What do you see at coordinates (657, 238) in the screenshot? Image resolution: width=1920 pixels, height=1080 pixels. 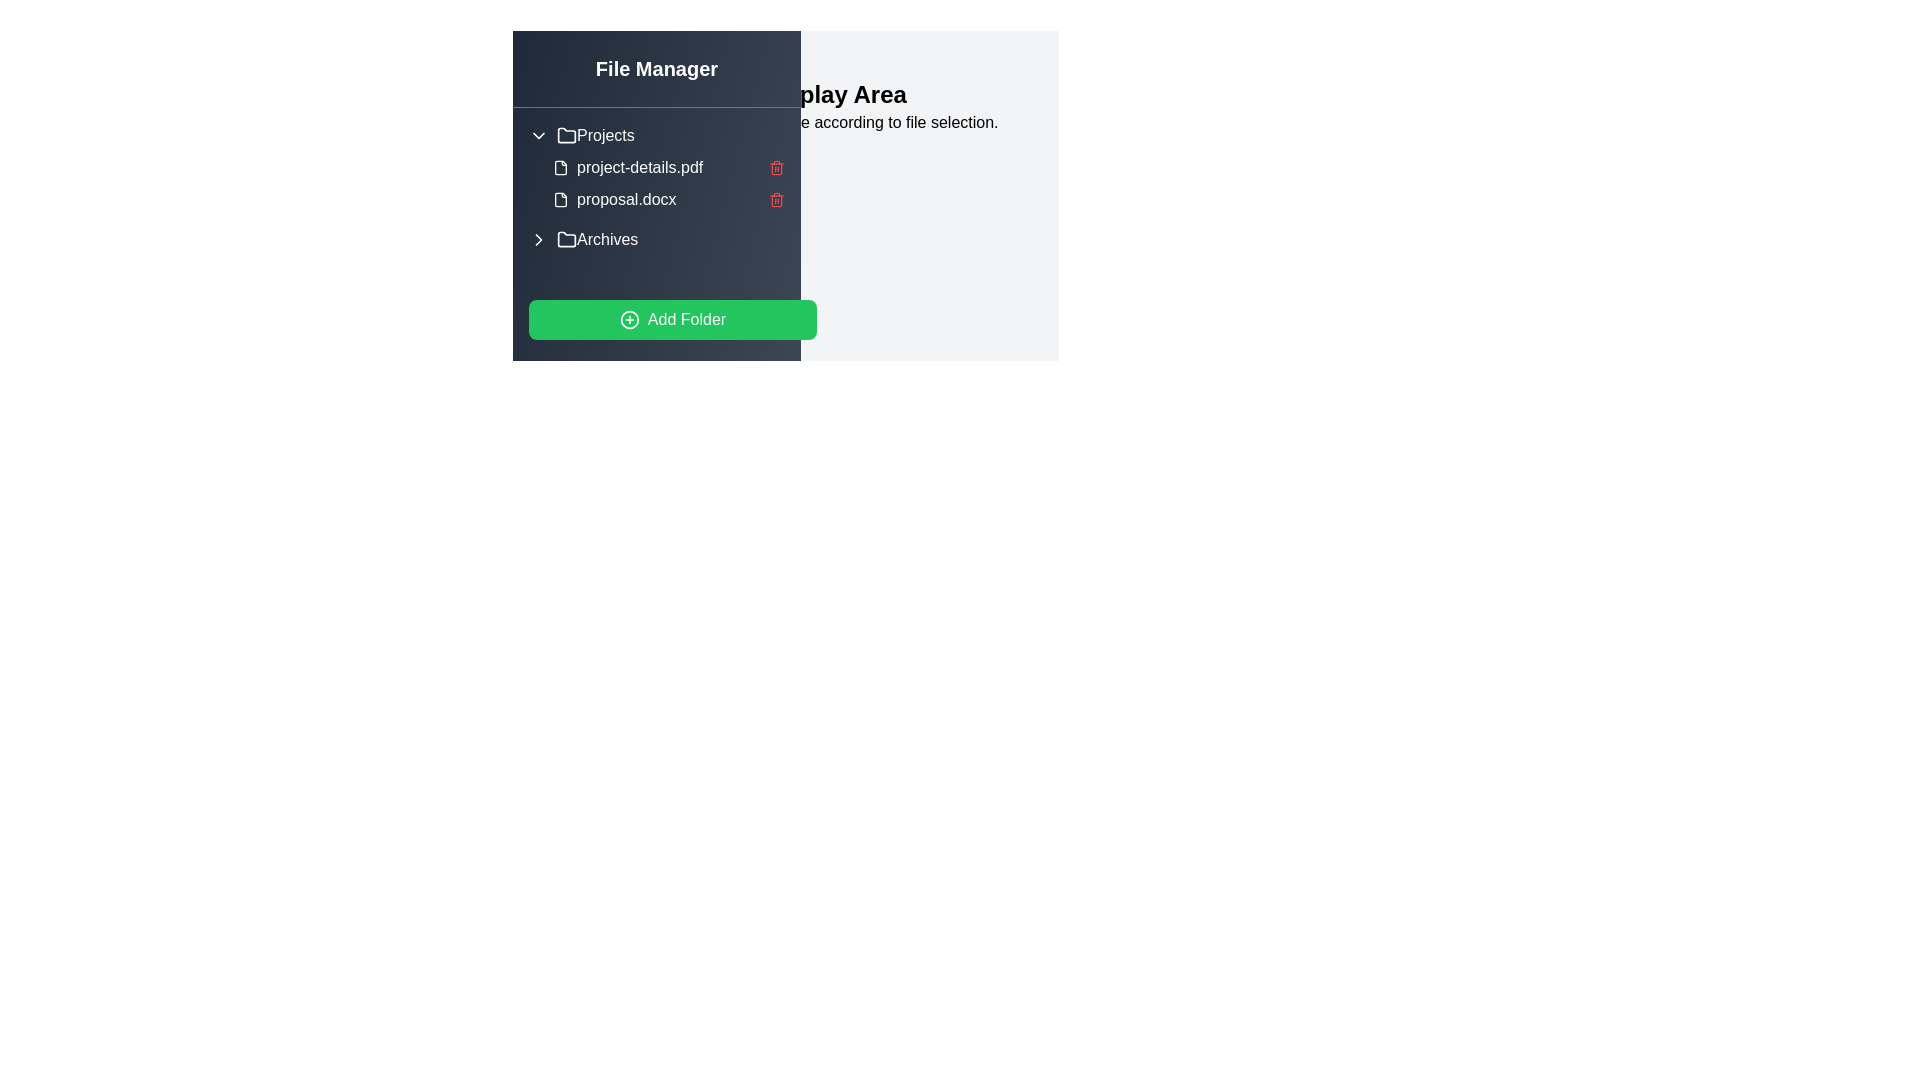 I see `the 'Archives' folder item` at bounding box center [657, 238].